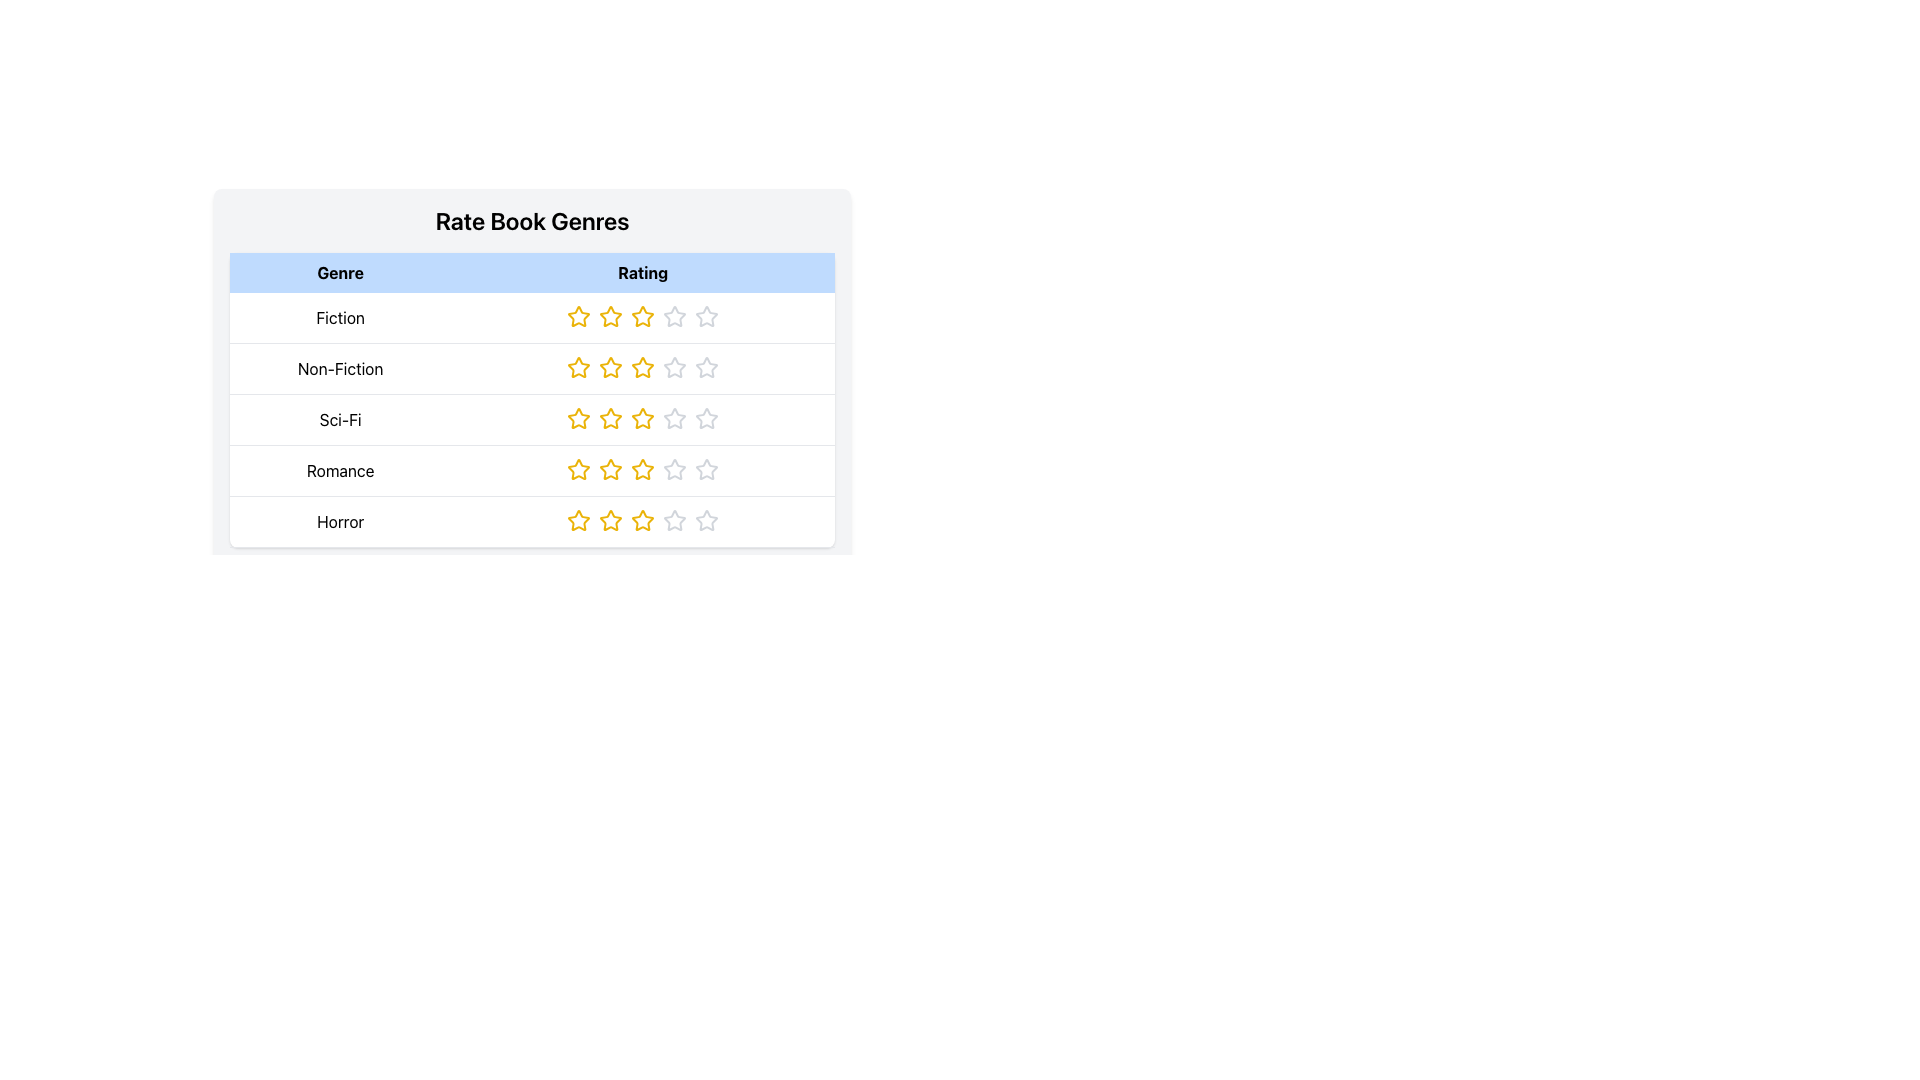 Image resolution: width=1920 pixels, height=1080 pixels. I want to click on on the second star in the Sci-Fi genre rating system, so click(578, 417).